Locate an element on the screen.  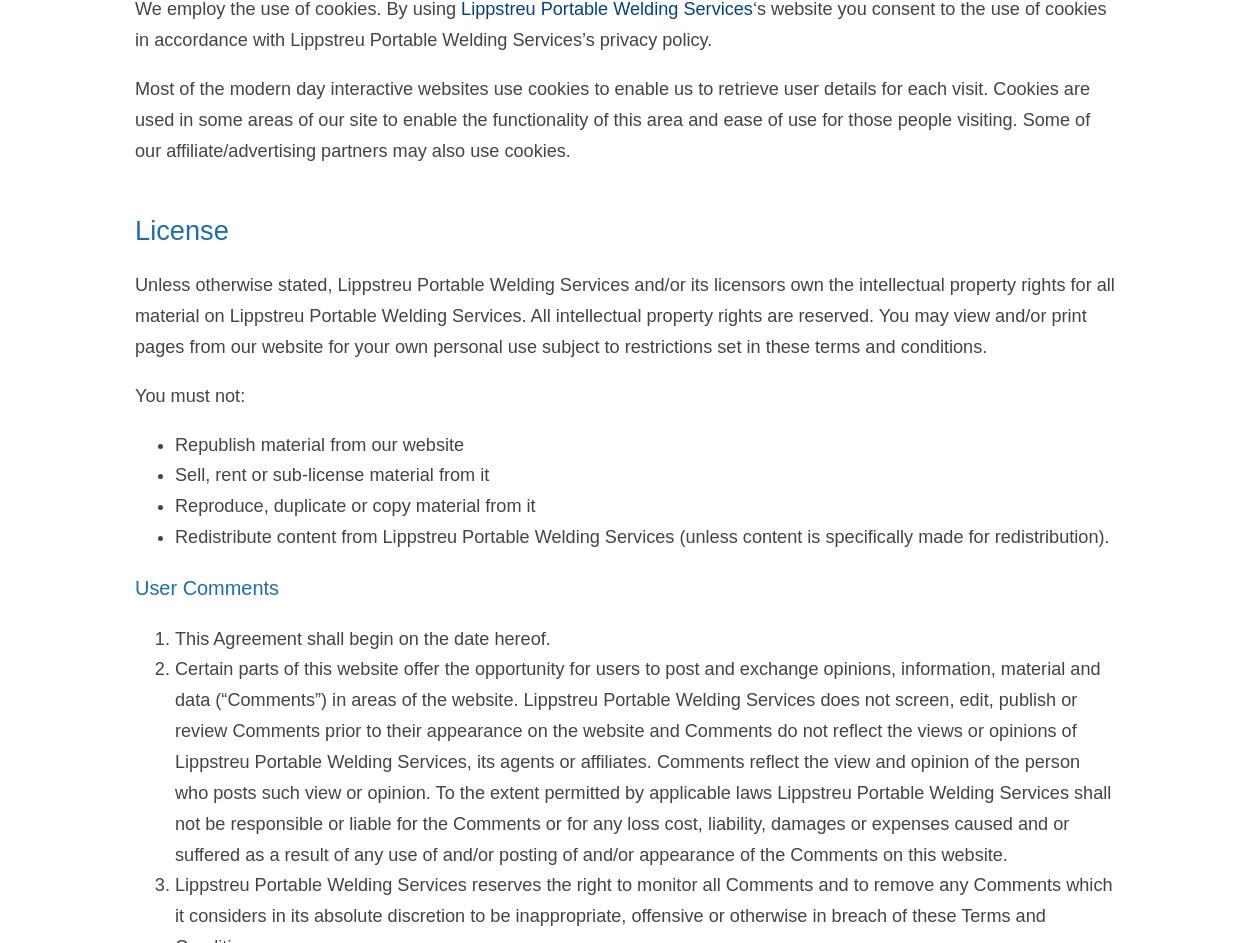
'This Agreement shall begin on the date hereof.' is located at coordinates (361, 638).